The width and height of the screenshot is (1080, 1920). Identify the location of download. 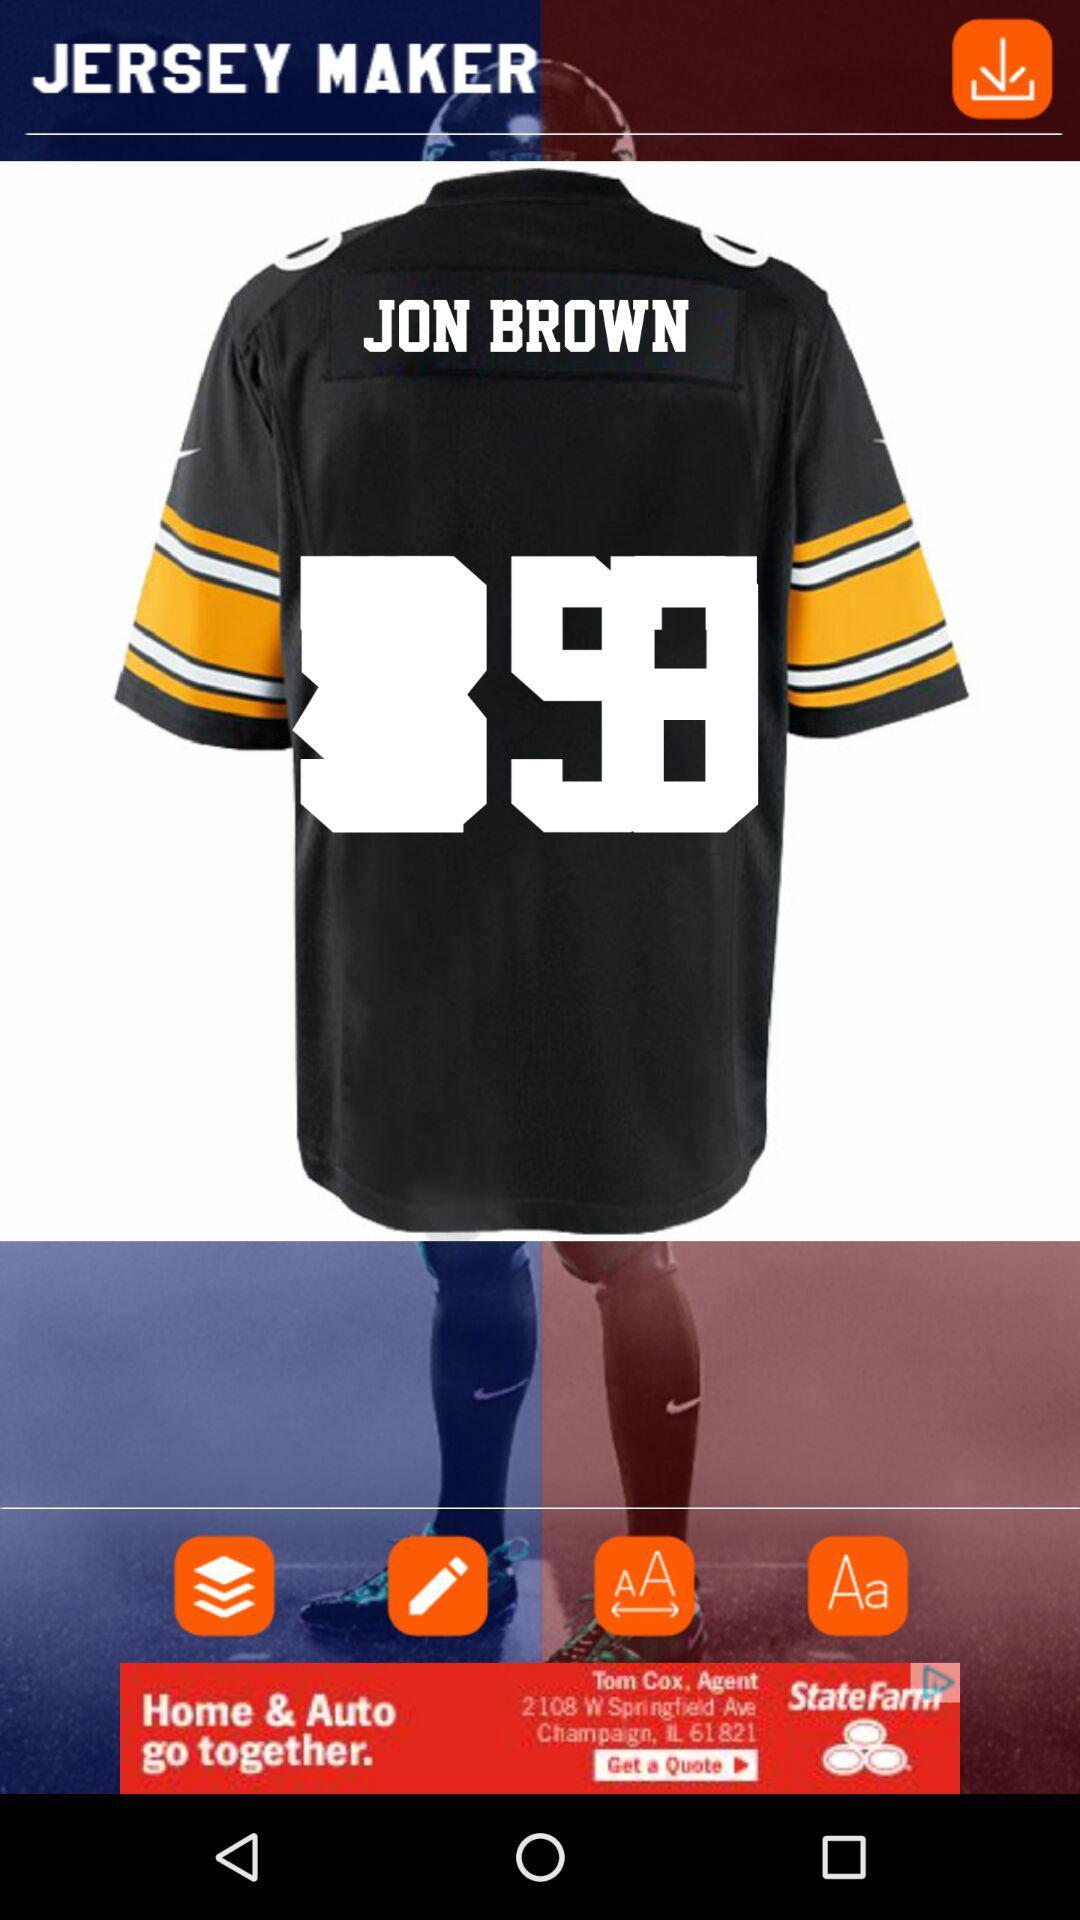
(1002, 67).